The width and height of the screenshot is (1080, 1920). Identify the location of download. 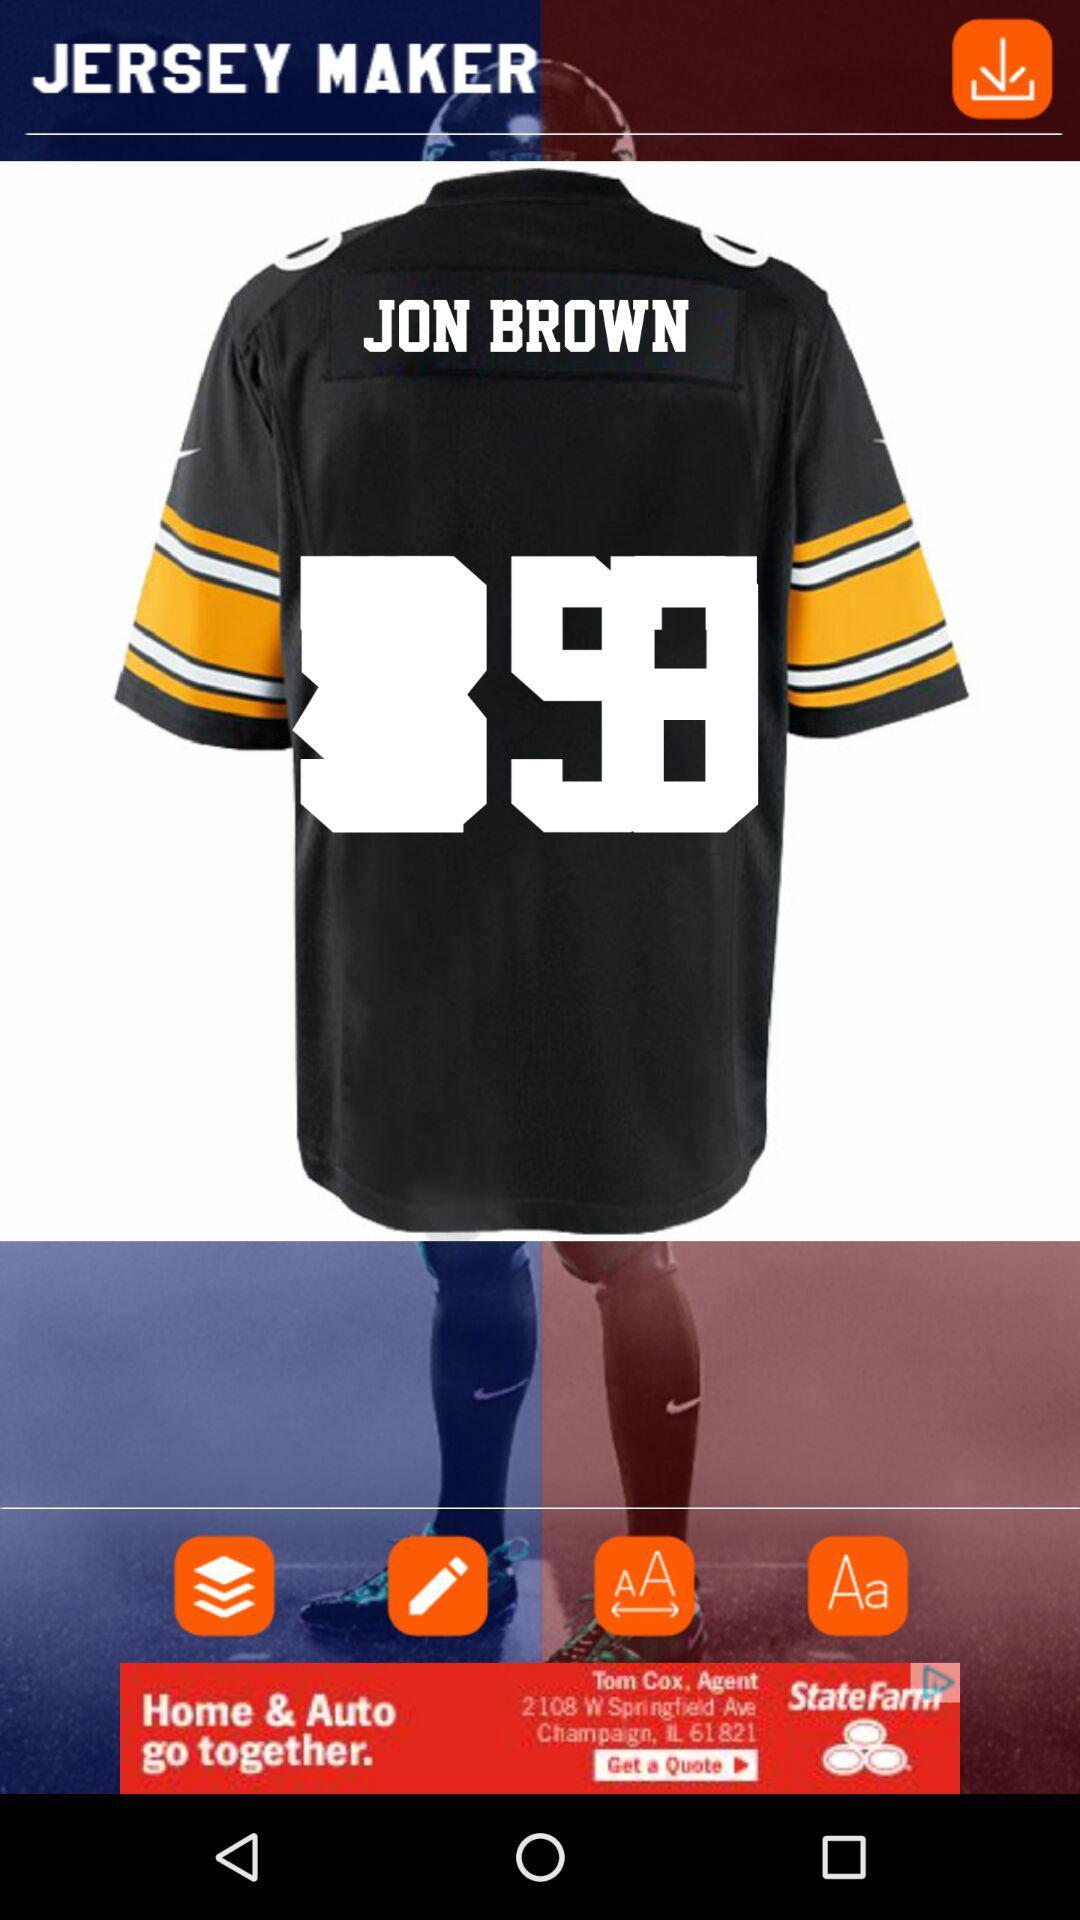
(1002, 67).